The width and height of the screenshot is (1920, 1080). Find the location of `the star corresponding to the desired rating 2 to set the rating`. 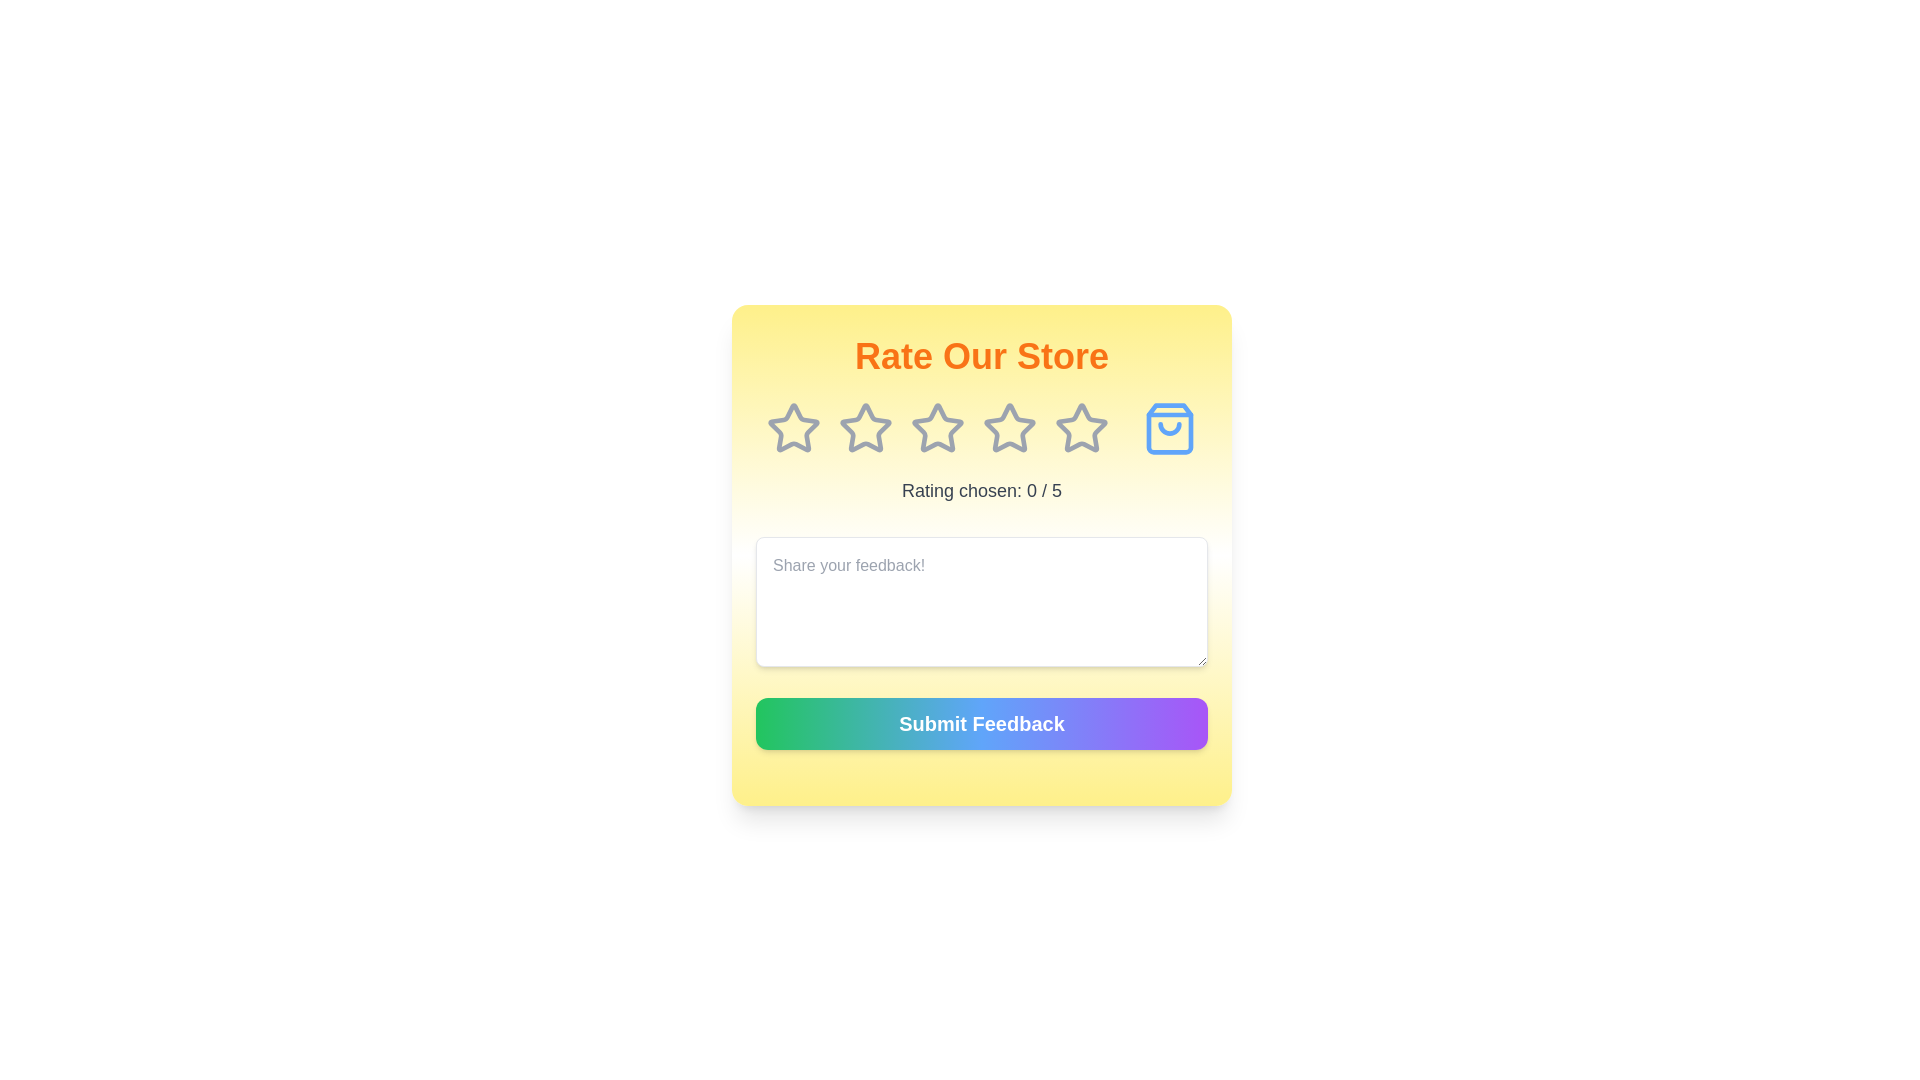

the star corresponding to the desired rating 2 to set the rating is located at coordinates (865, 427).